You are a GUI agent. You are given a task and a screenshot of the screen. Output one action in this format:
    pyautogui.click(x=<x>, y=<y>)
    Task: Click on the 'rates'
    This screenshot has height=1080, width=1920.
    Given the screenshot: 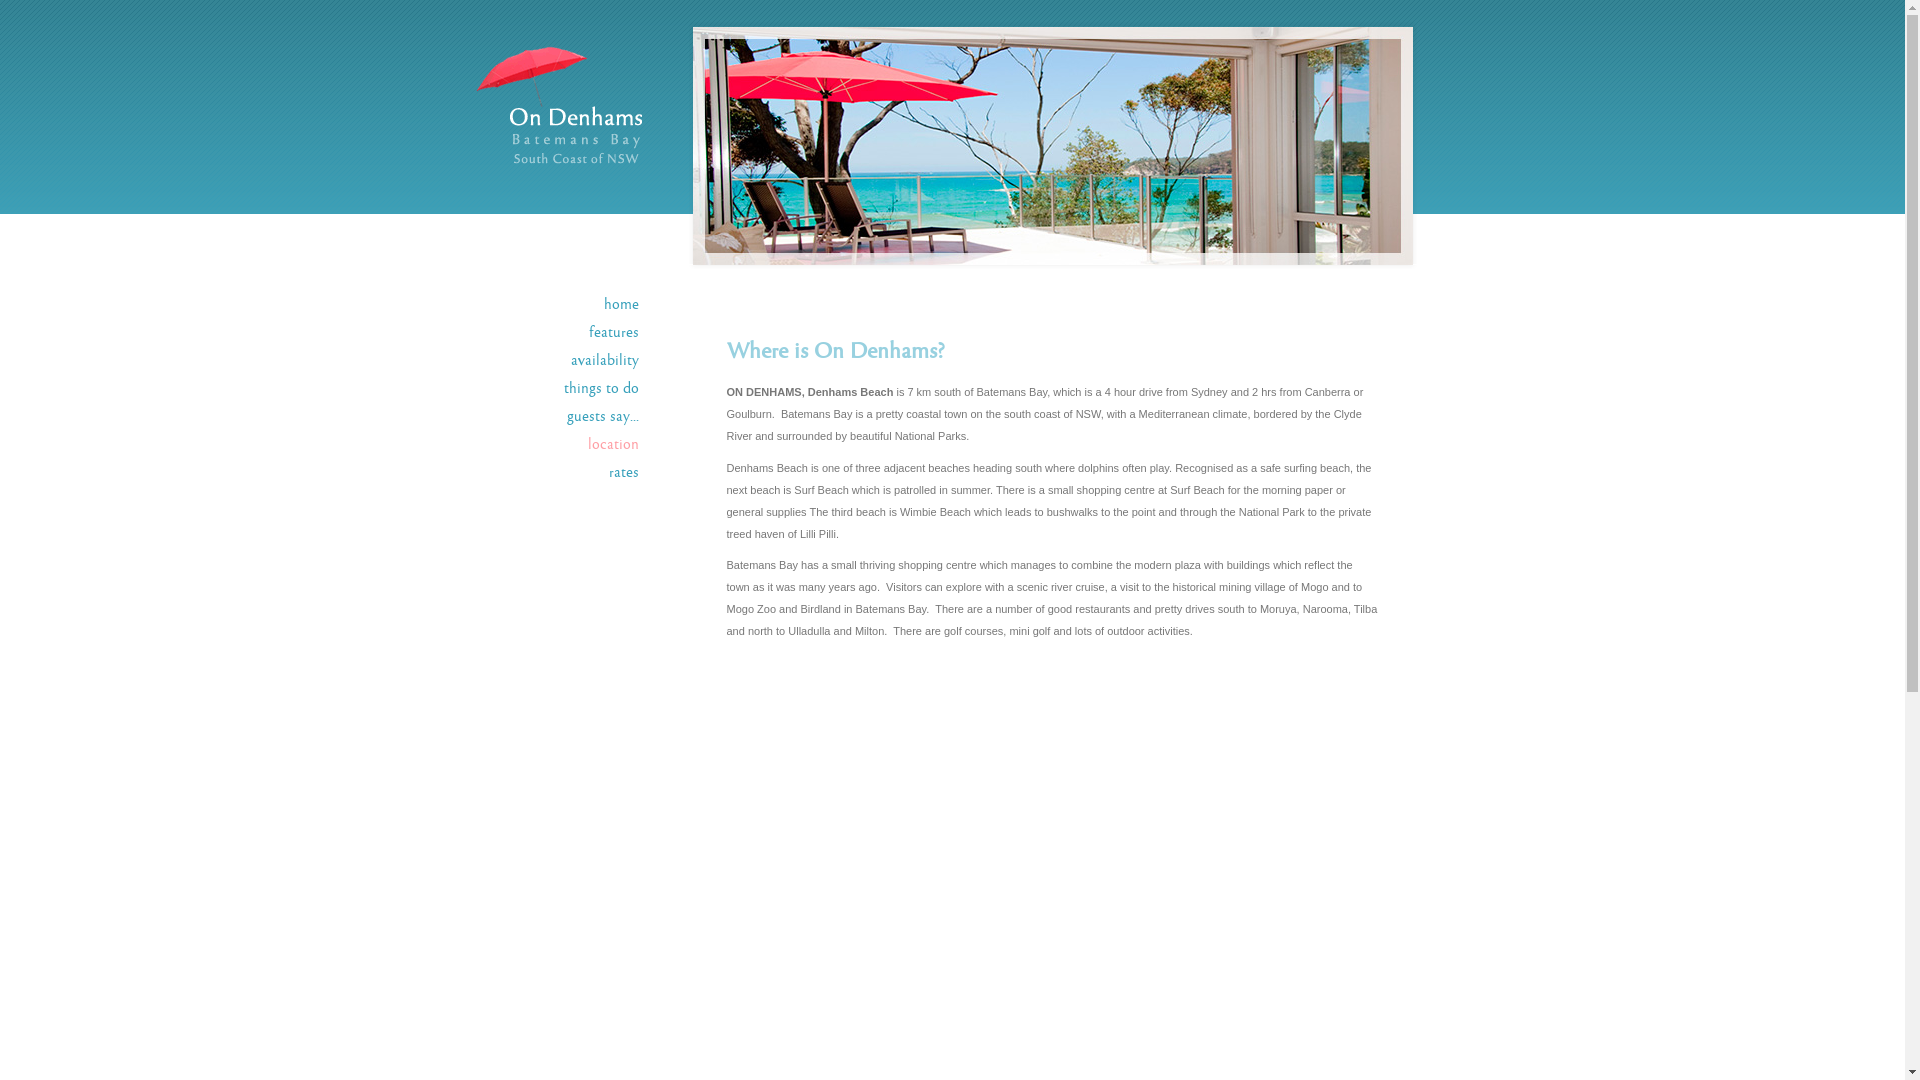 What is the action you would take?
    pyautogui.click(x=622, y=473)
    